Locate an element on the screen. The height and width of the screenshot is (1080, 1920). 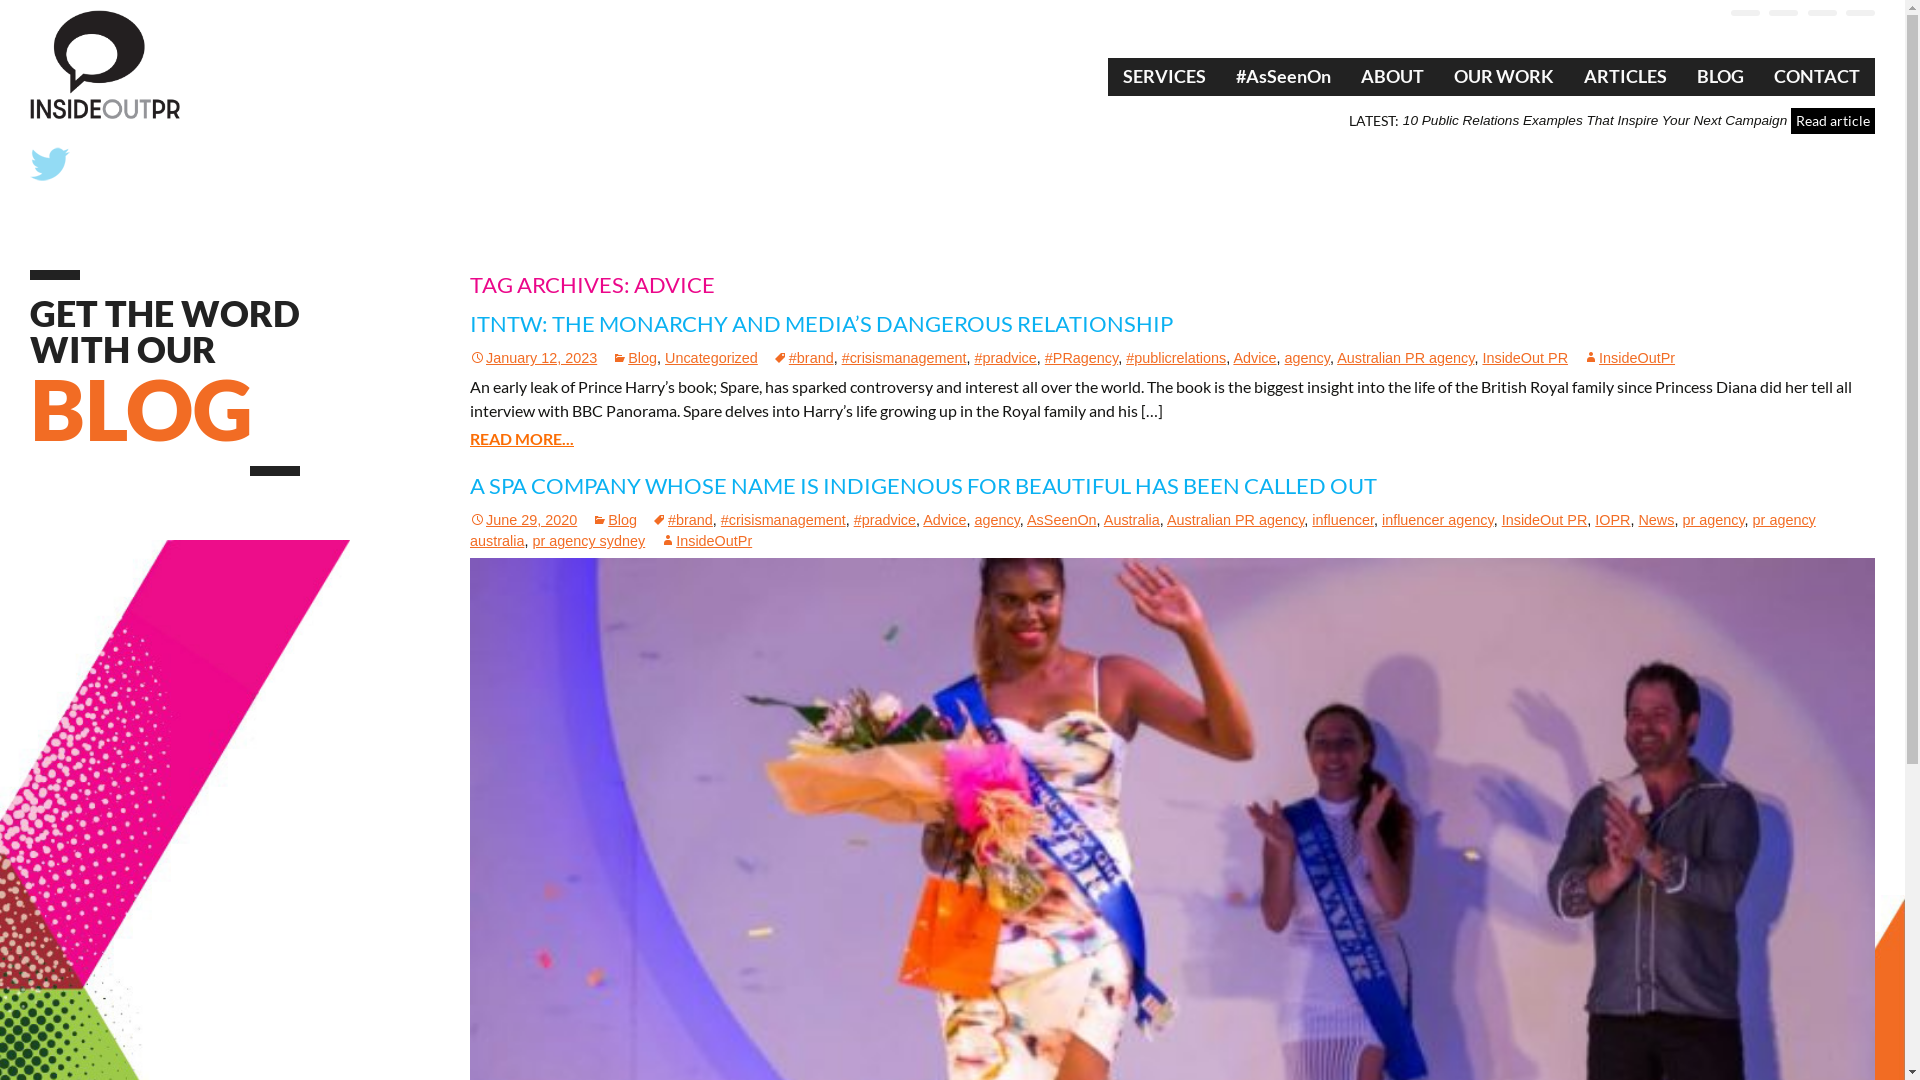
'Australia' is located at coordinates (1132, 519).